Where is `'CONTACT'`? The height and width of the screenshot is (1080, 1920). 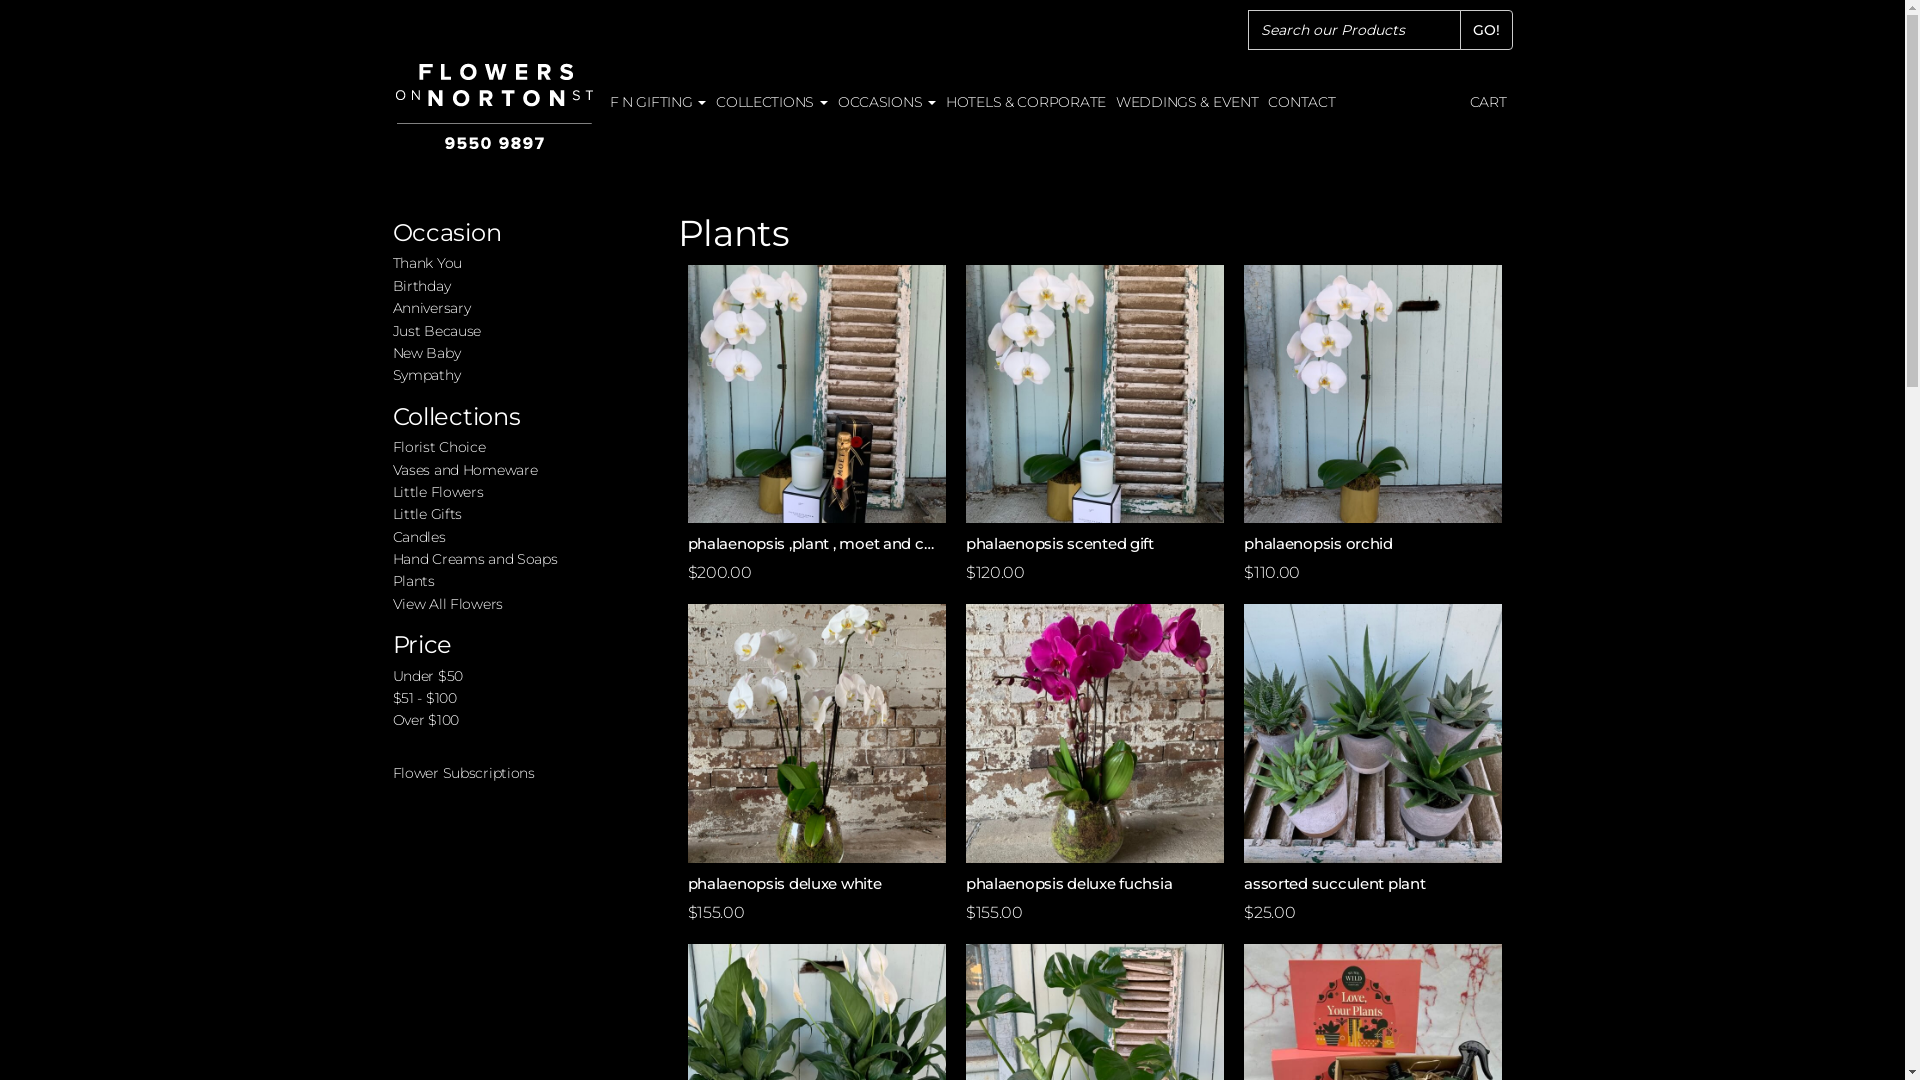 'CONTACT' is located at coordinates (1301, 101).